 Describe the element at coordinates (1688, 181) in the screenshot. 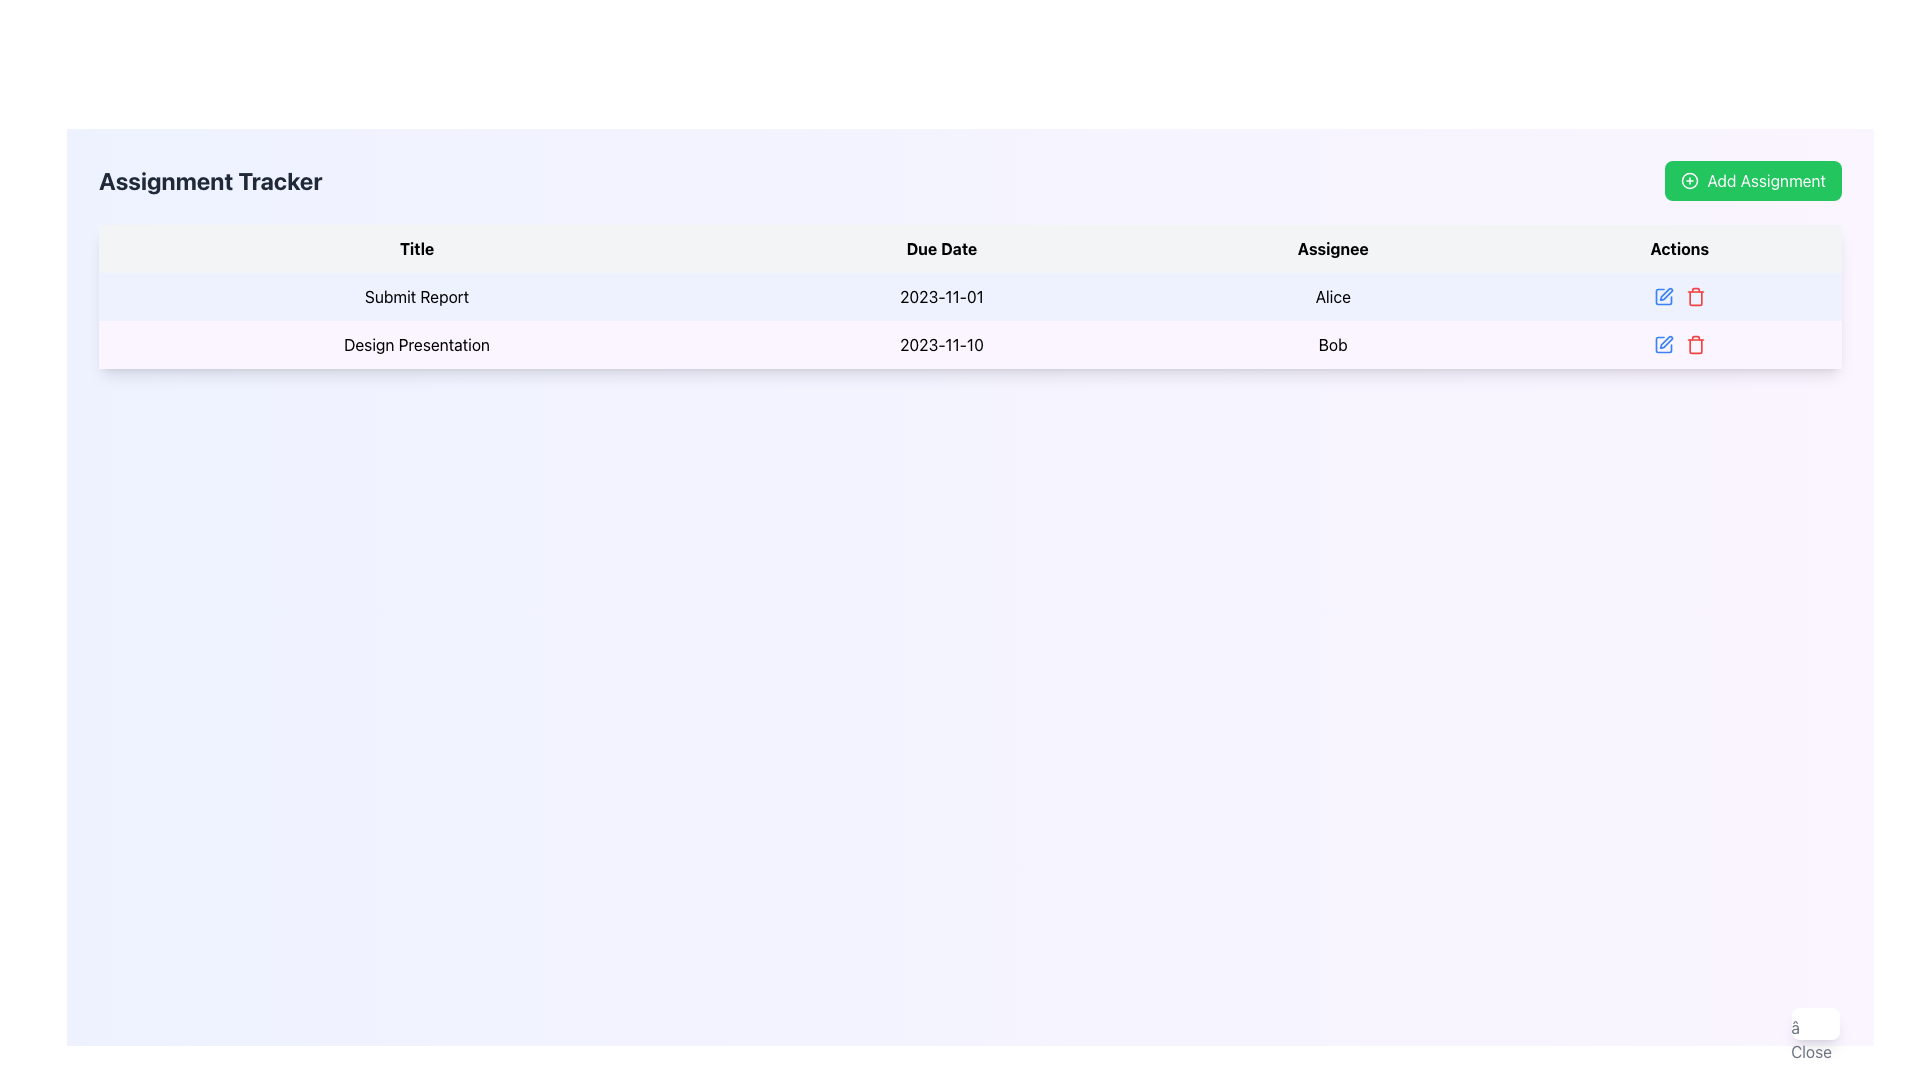

I see `the graphic component of the 'Add Assignment' button, which is an SVG icon featuring a circle and a plus sign, located at the top-right corner of the interface` at that location.